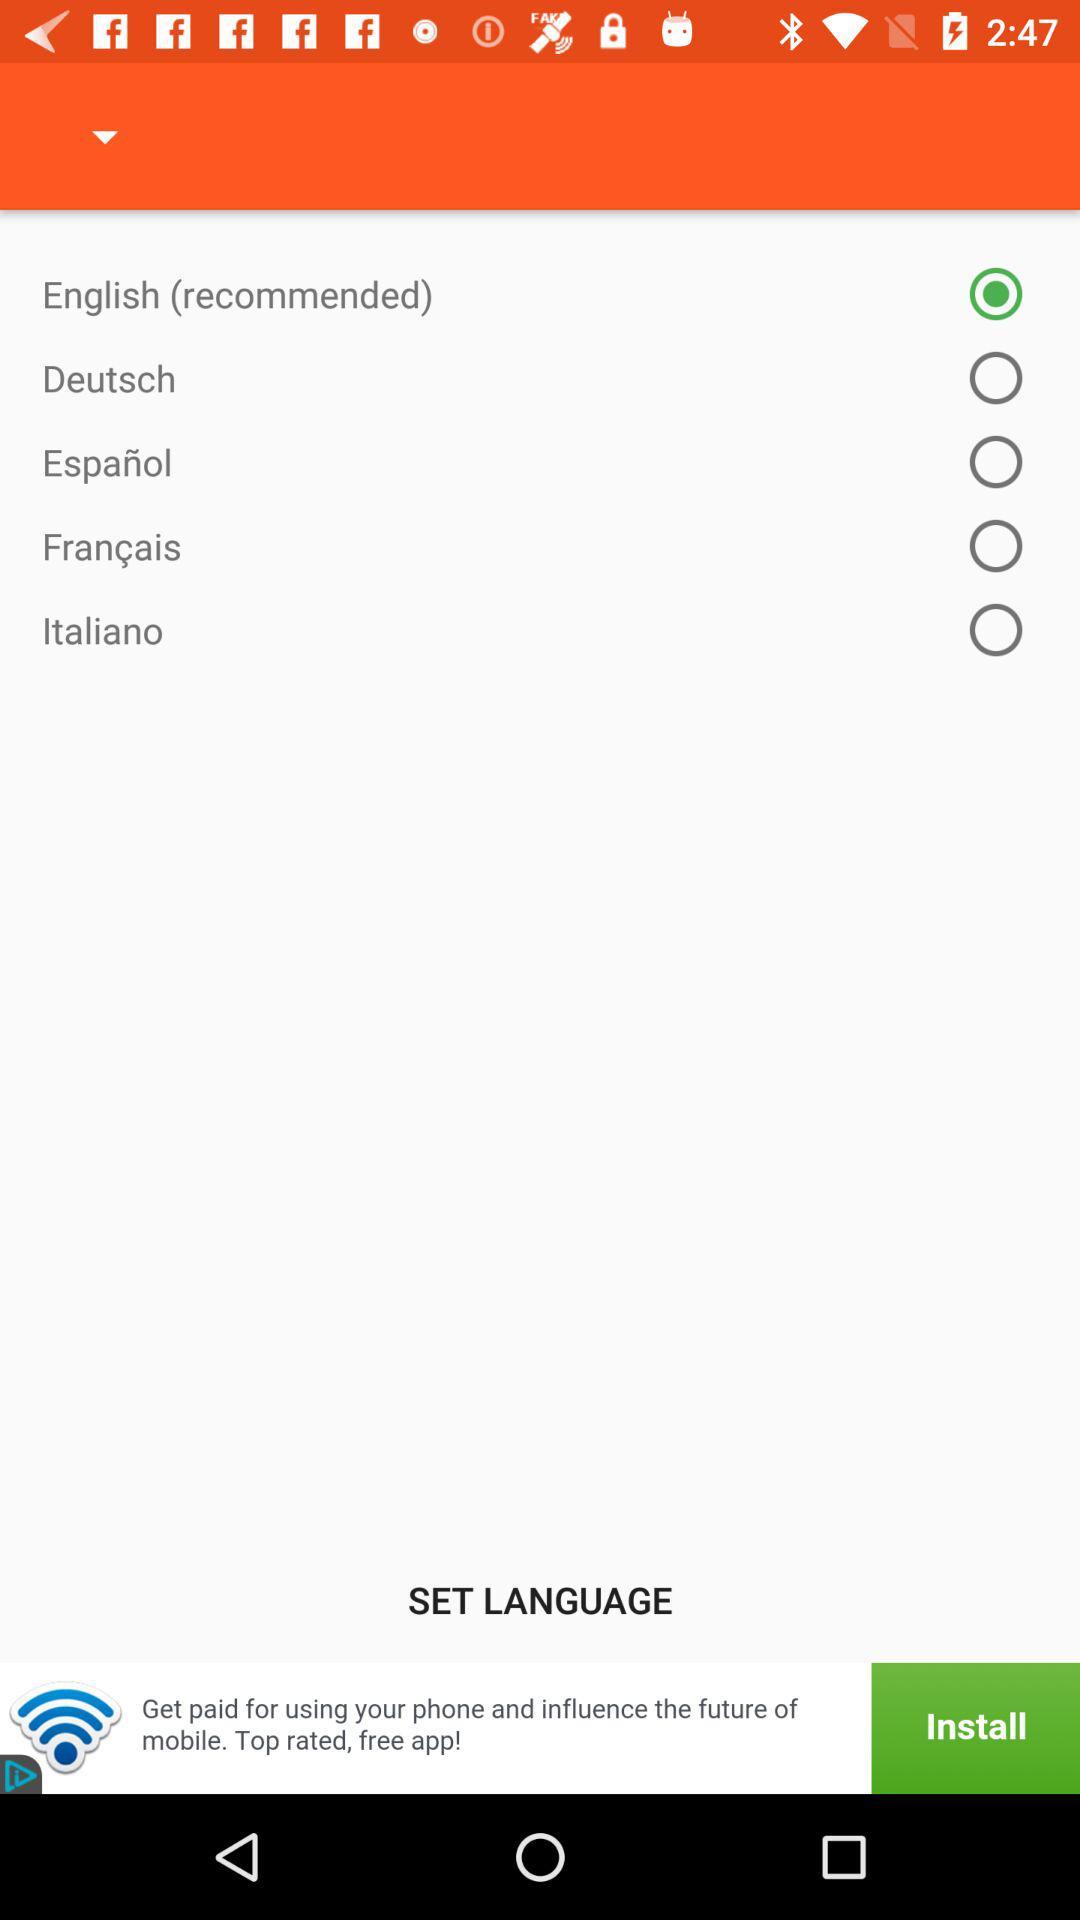 This screenshot has width=1080, height=1920. Describe the element at coordinates (540, 1727) in the screenshot. I see `add` at that location.